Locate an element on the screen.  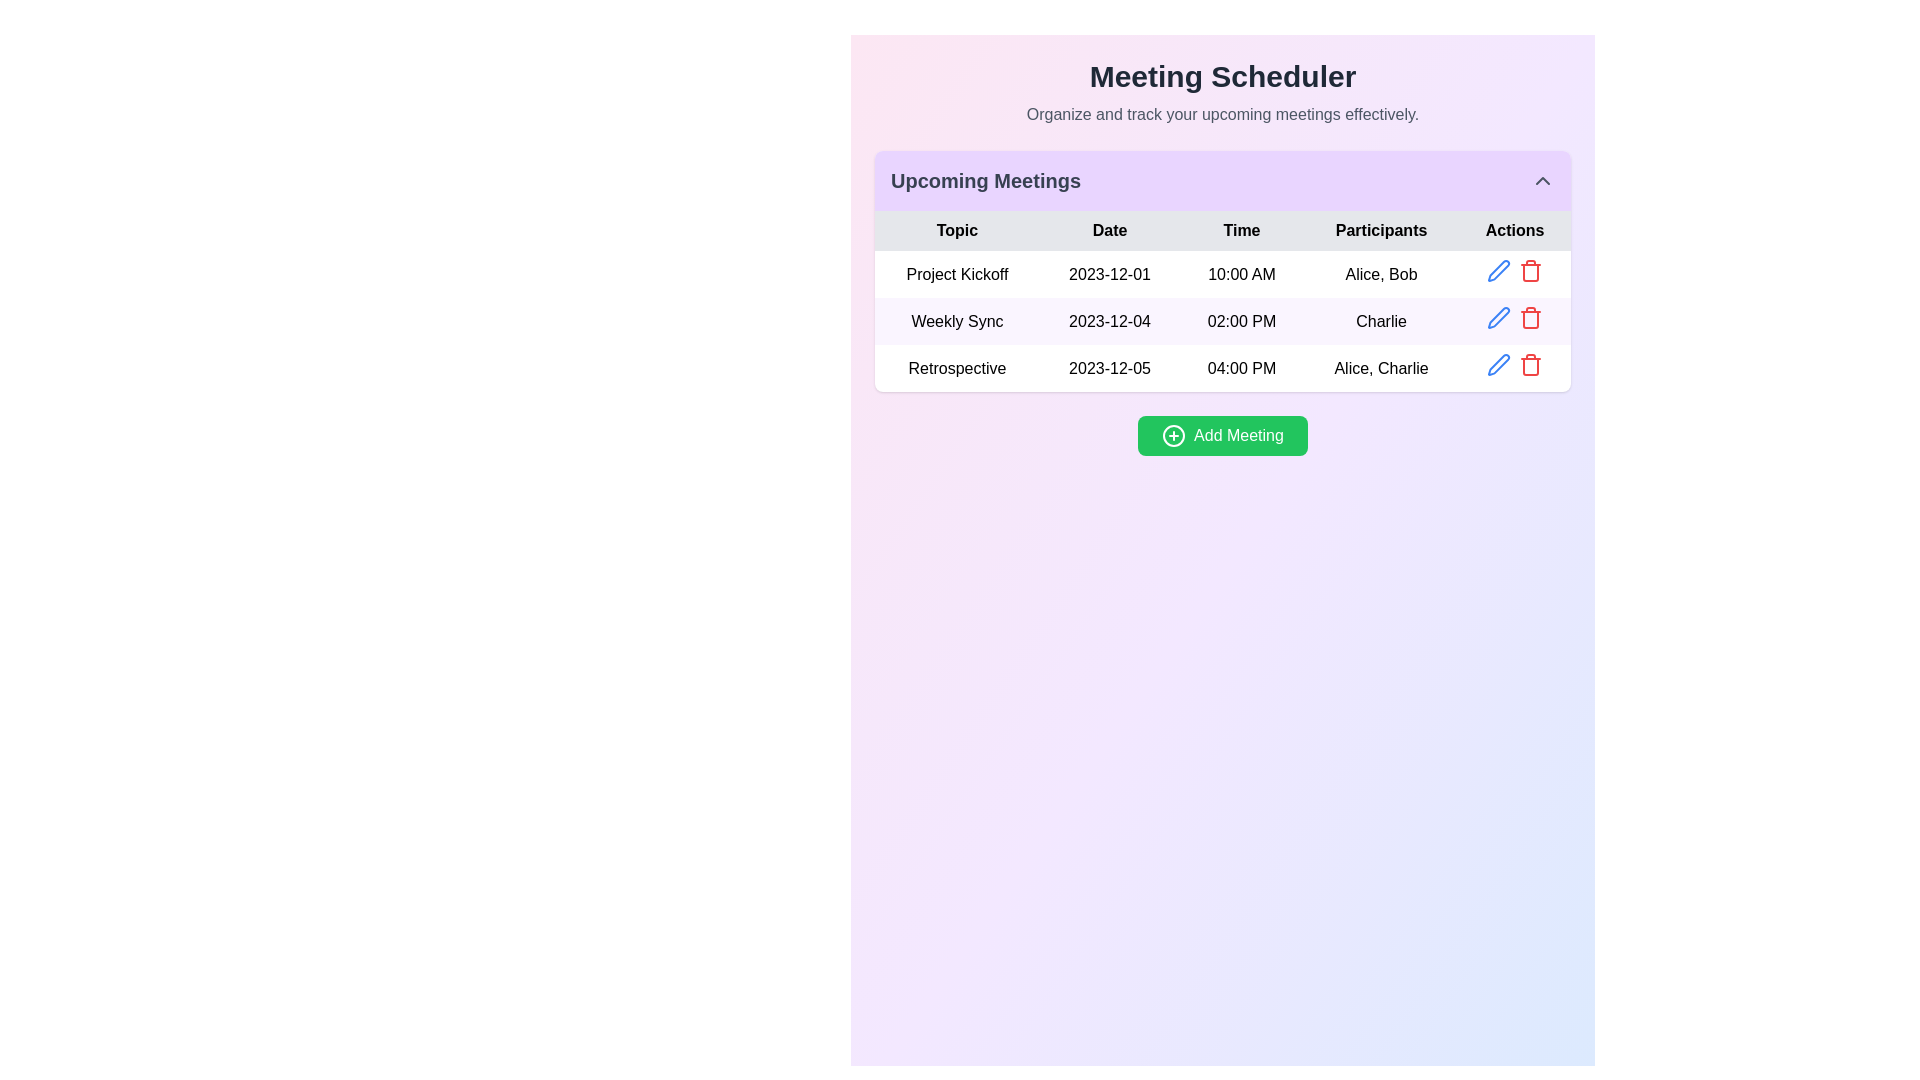
the text label that reads 'Organize and track your upcoming meetings effectively.' which is located below the title 'Meeting Scheduler' is located at coordinates (1222, 115).